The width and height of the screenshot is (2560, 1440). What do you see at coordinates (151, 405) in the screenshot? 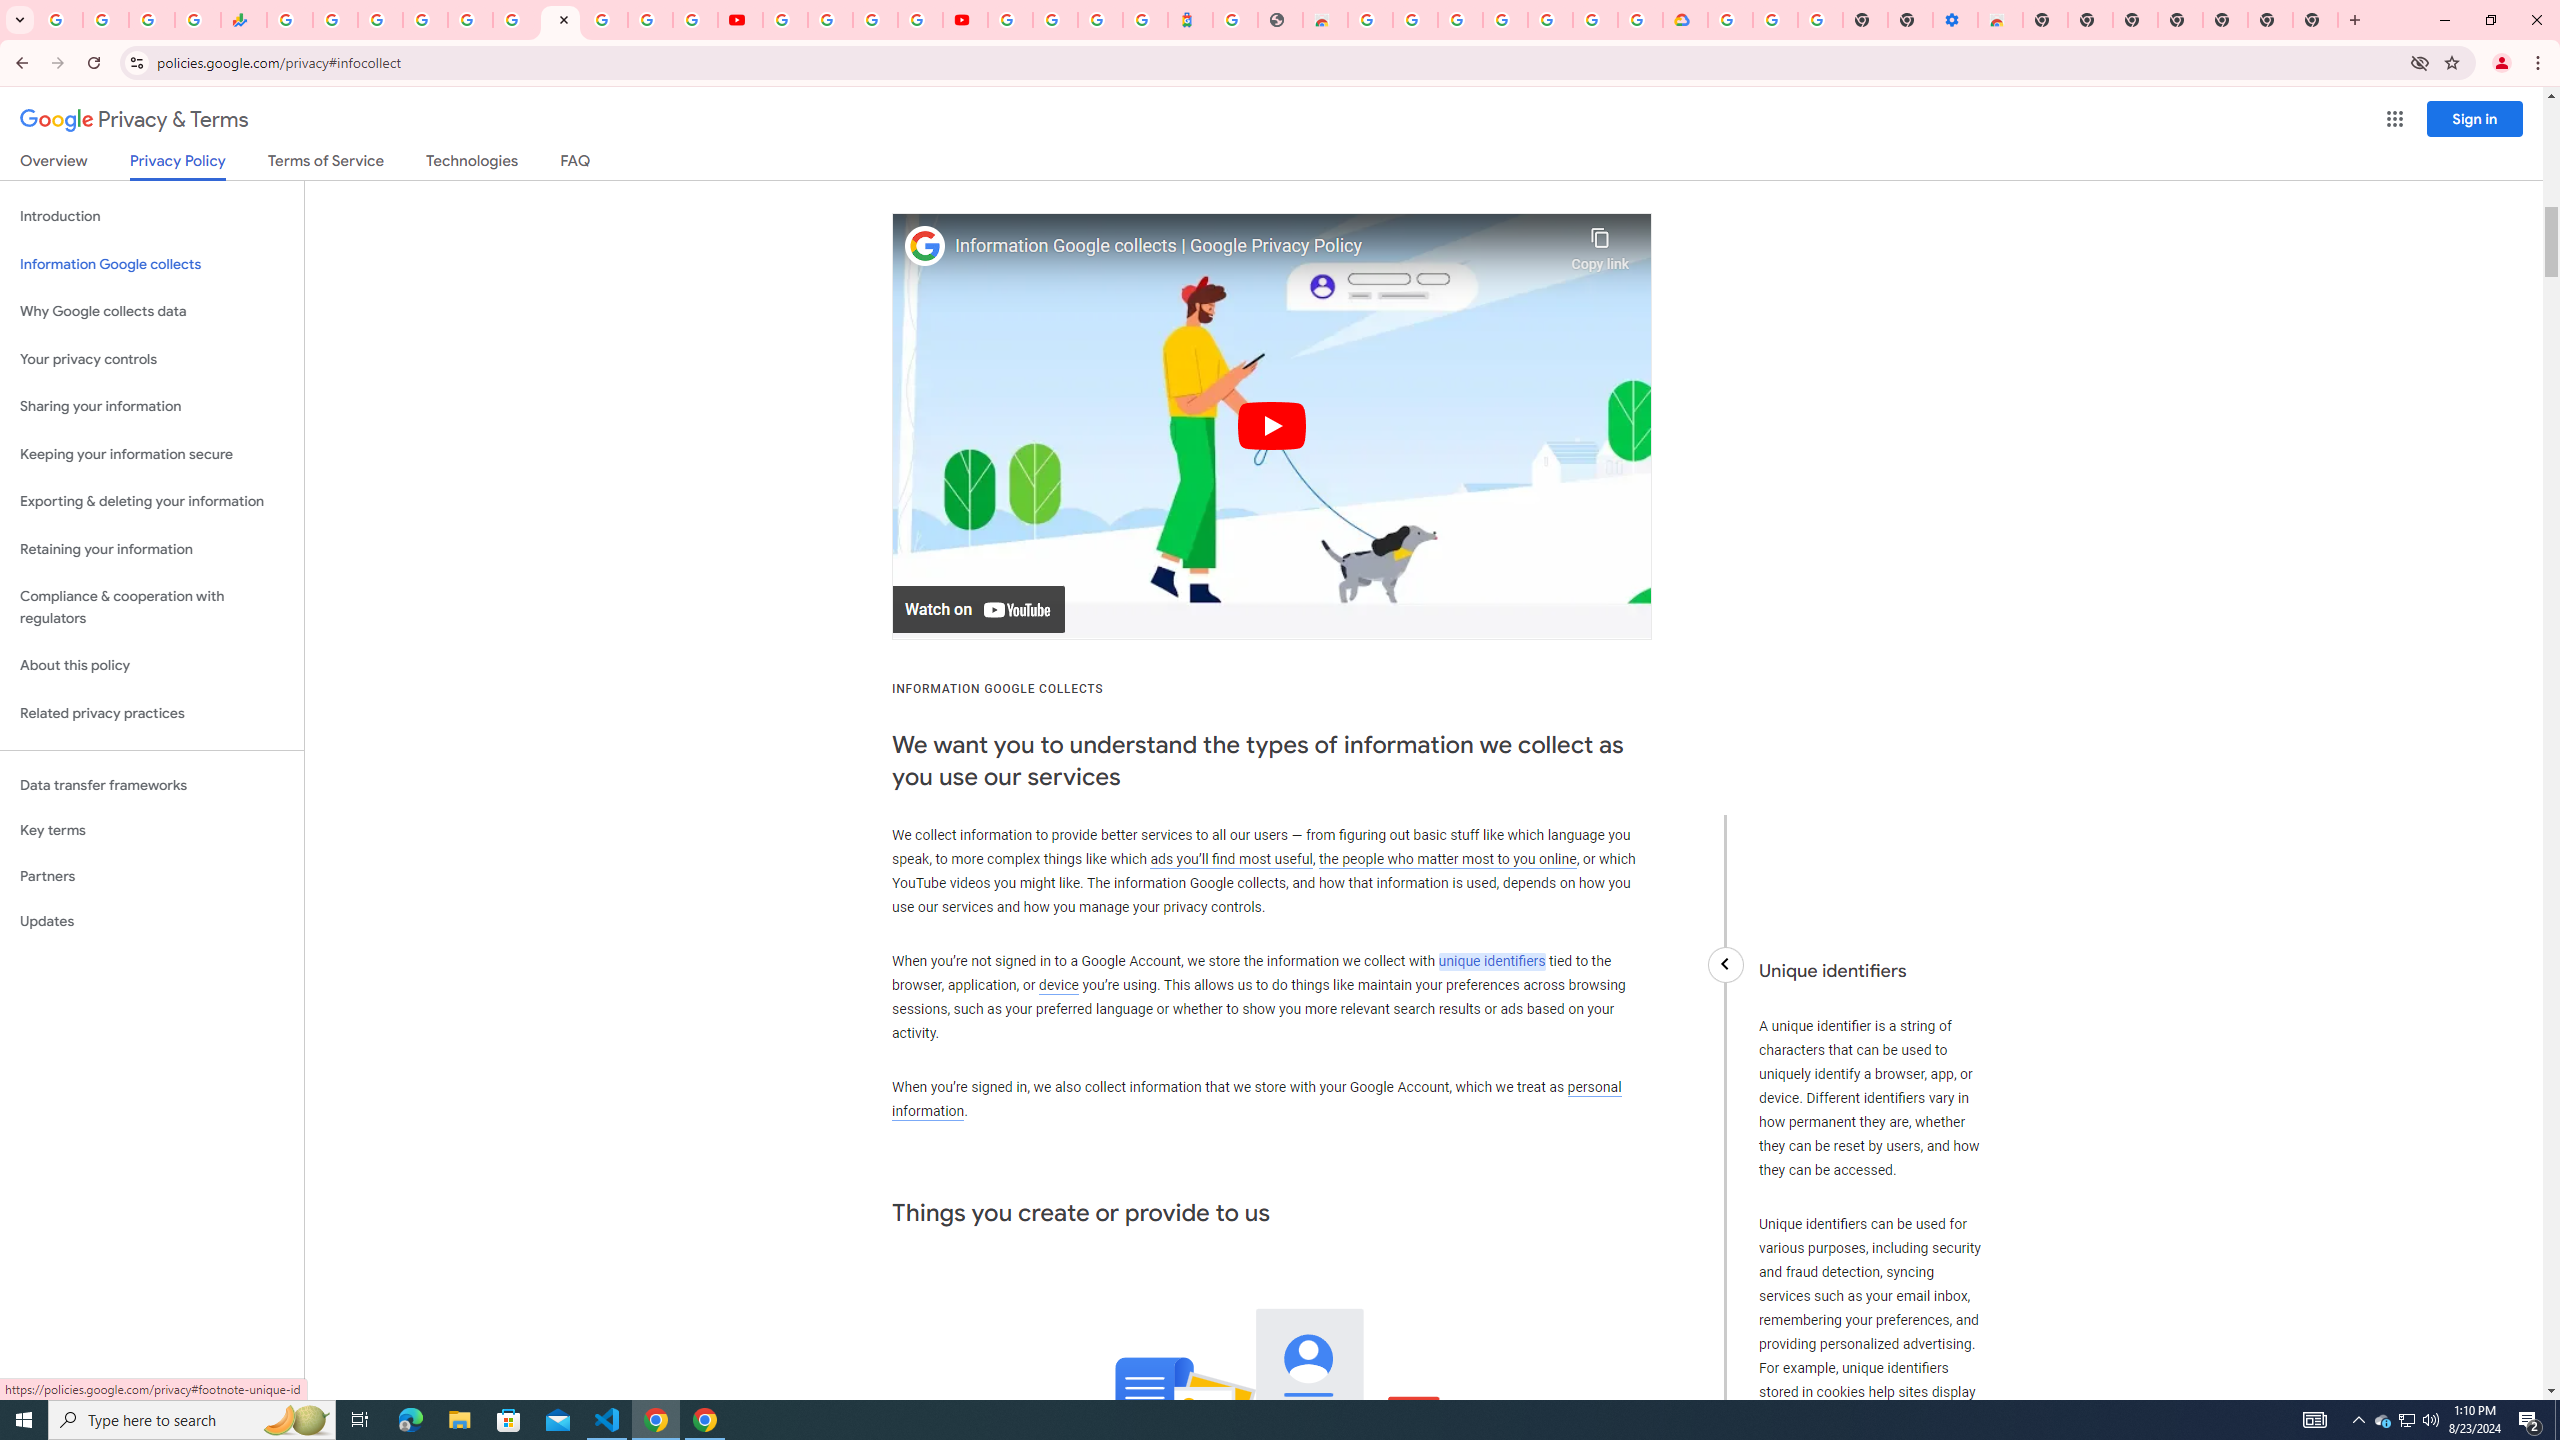
I see `'Sharing your information'` at bounding box center [151, 405].